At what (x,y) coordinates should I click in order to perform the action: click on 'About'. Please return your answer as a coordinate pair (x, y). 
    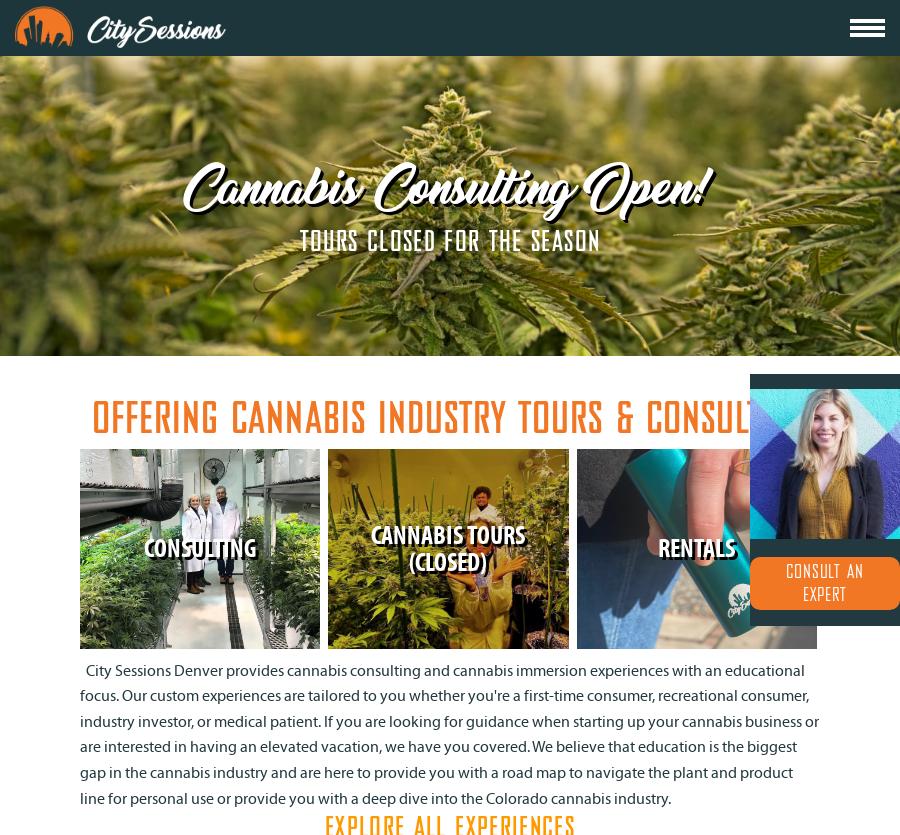
    Looking at the image, I should click on (662, 48).